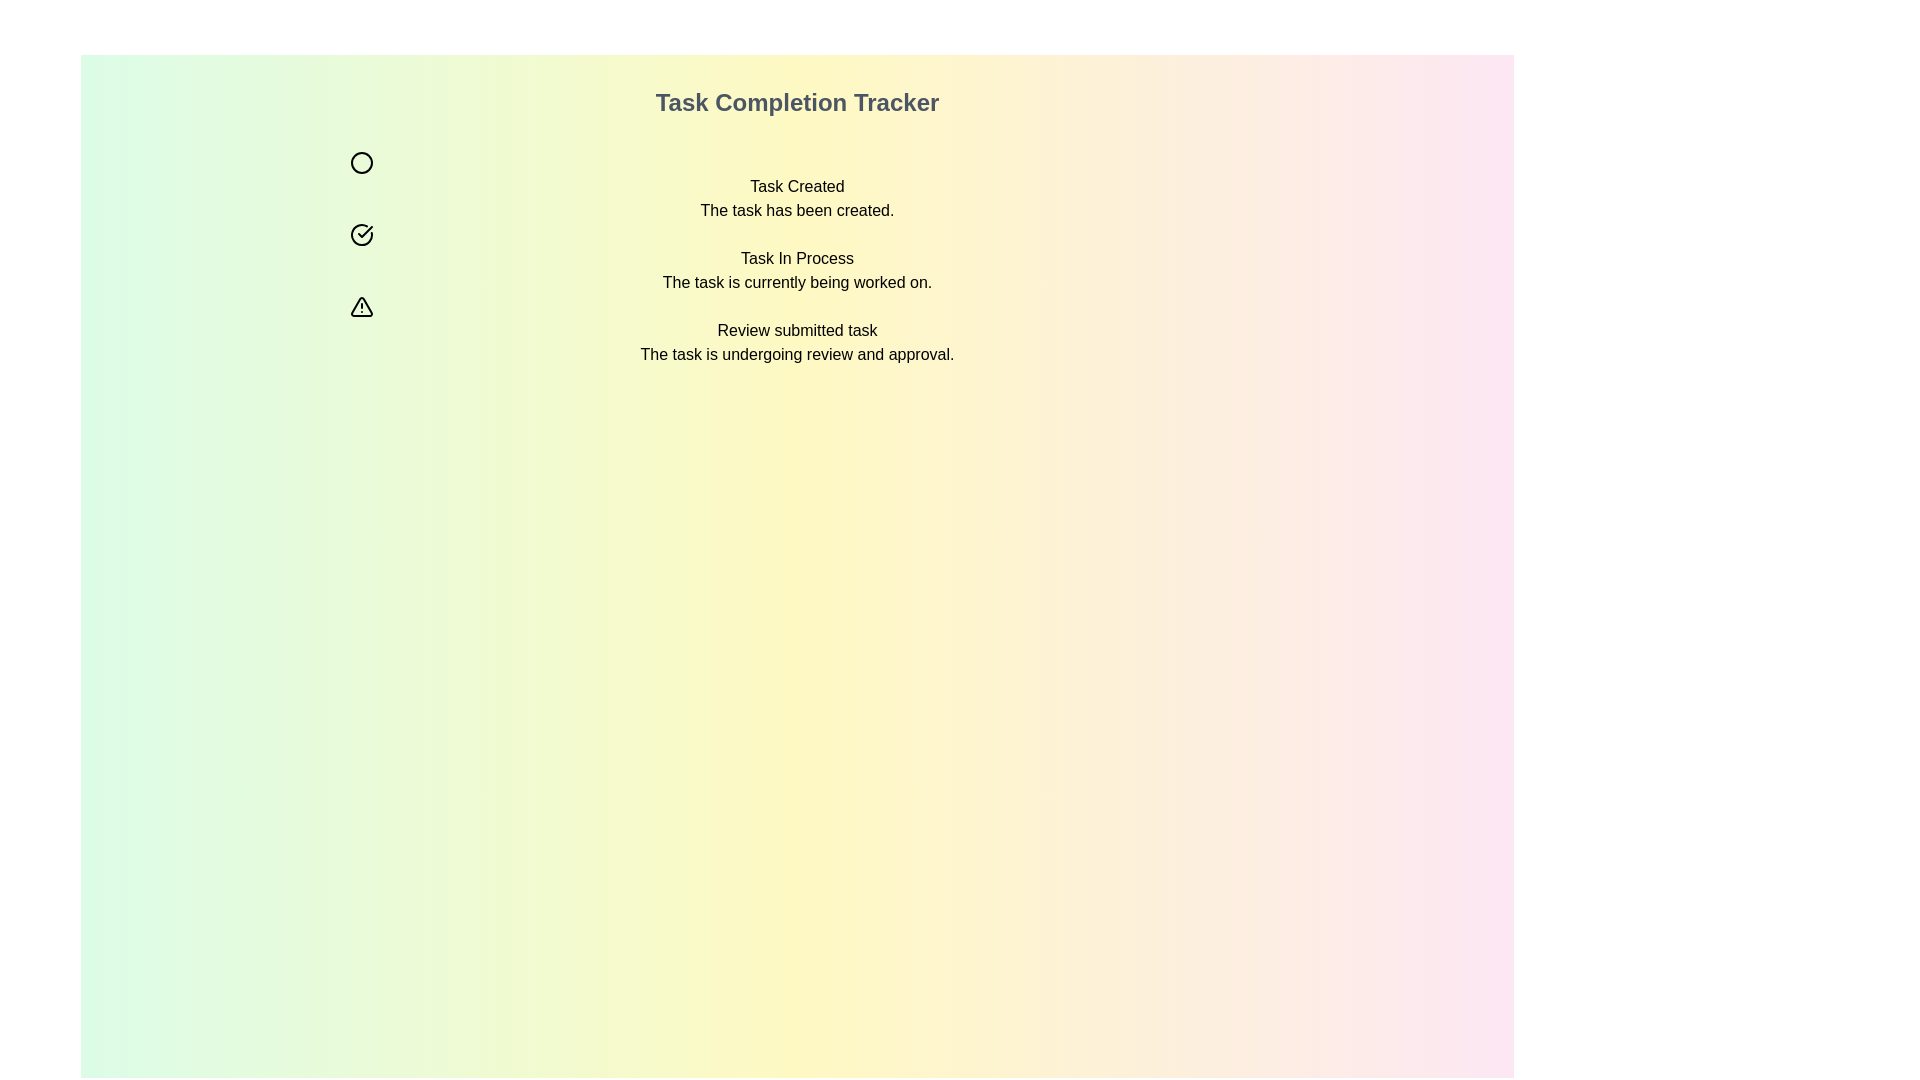 Image resolution: width=1920 pixels, height=1080 pixels. What do you see at coordinates (796, 353) in the screenshot?
I see `the text element displaying 'The task is undergoing review and approval.' located below the heading 'Review submitted task'` at bounding box center [796, 353].